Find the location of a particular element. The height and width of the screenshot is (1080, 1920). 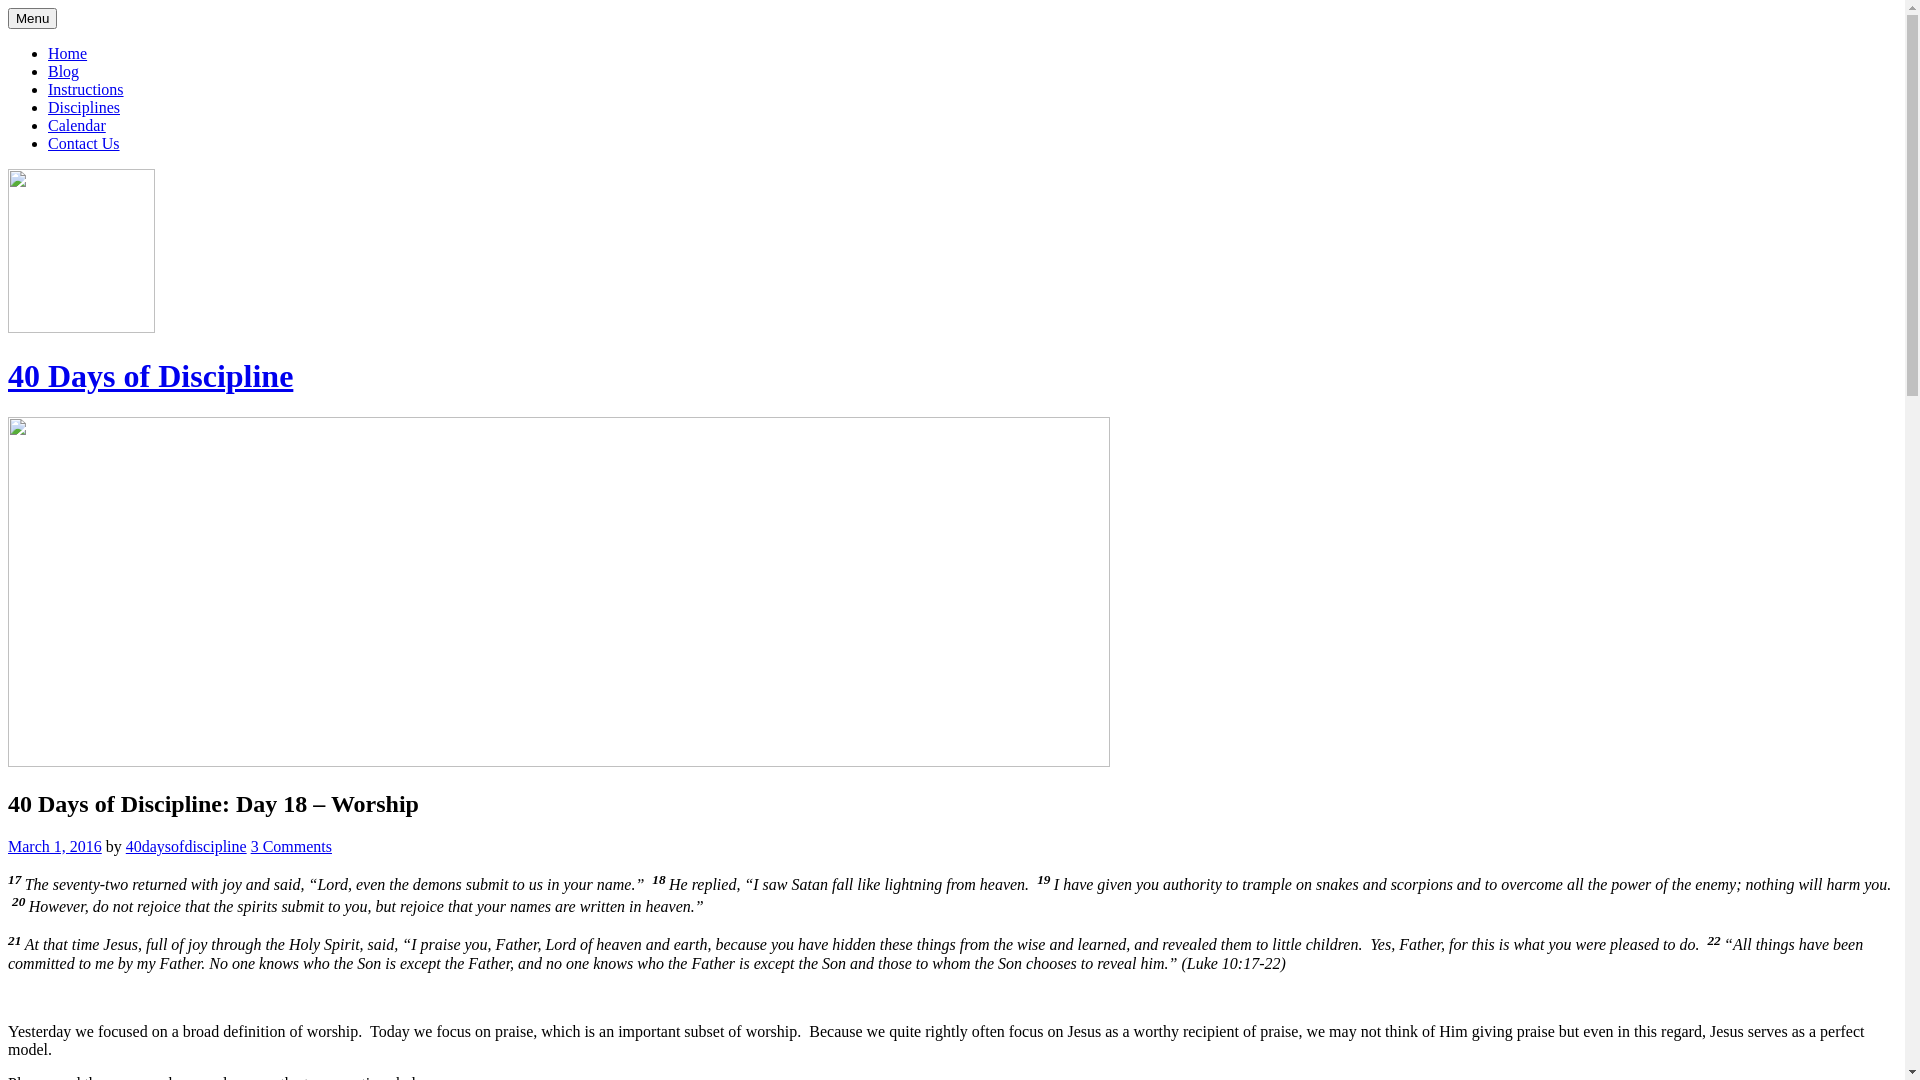

'Instructions' is located at coordinates (85, 88).